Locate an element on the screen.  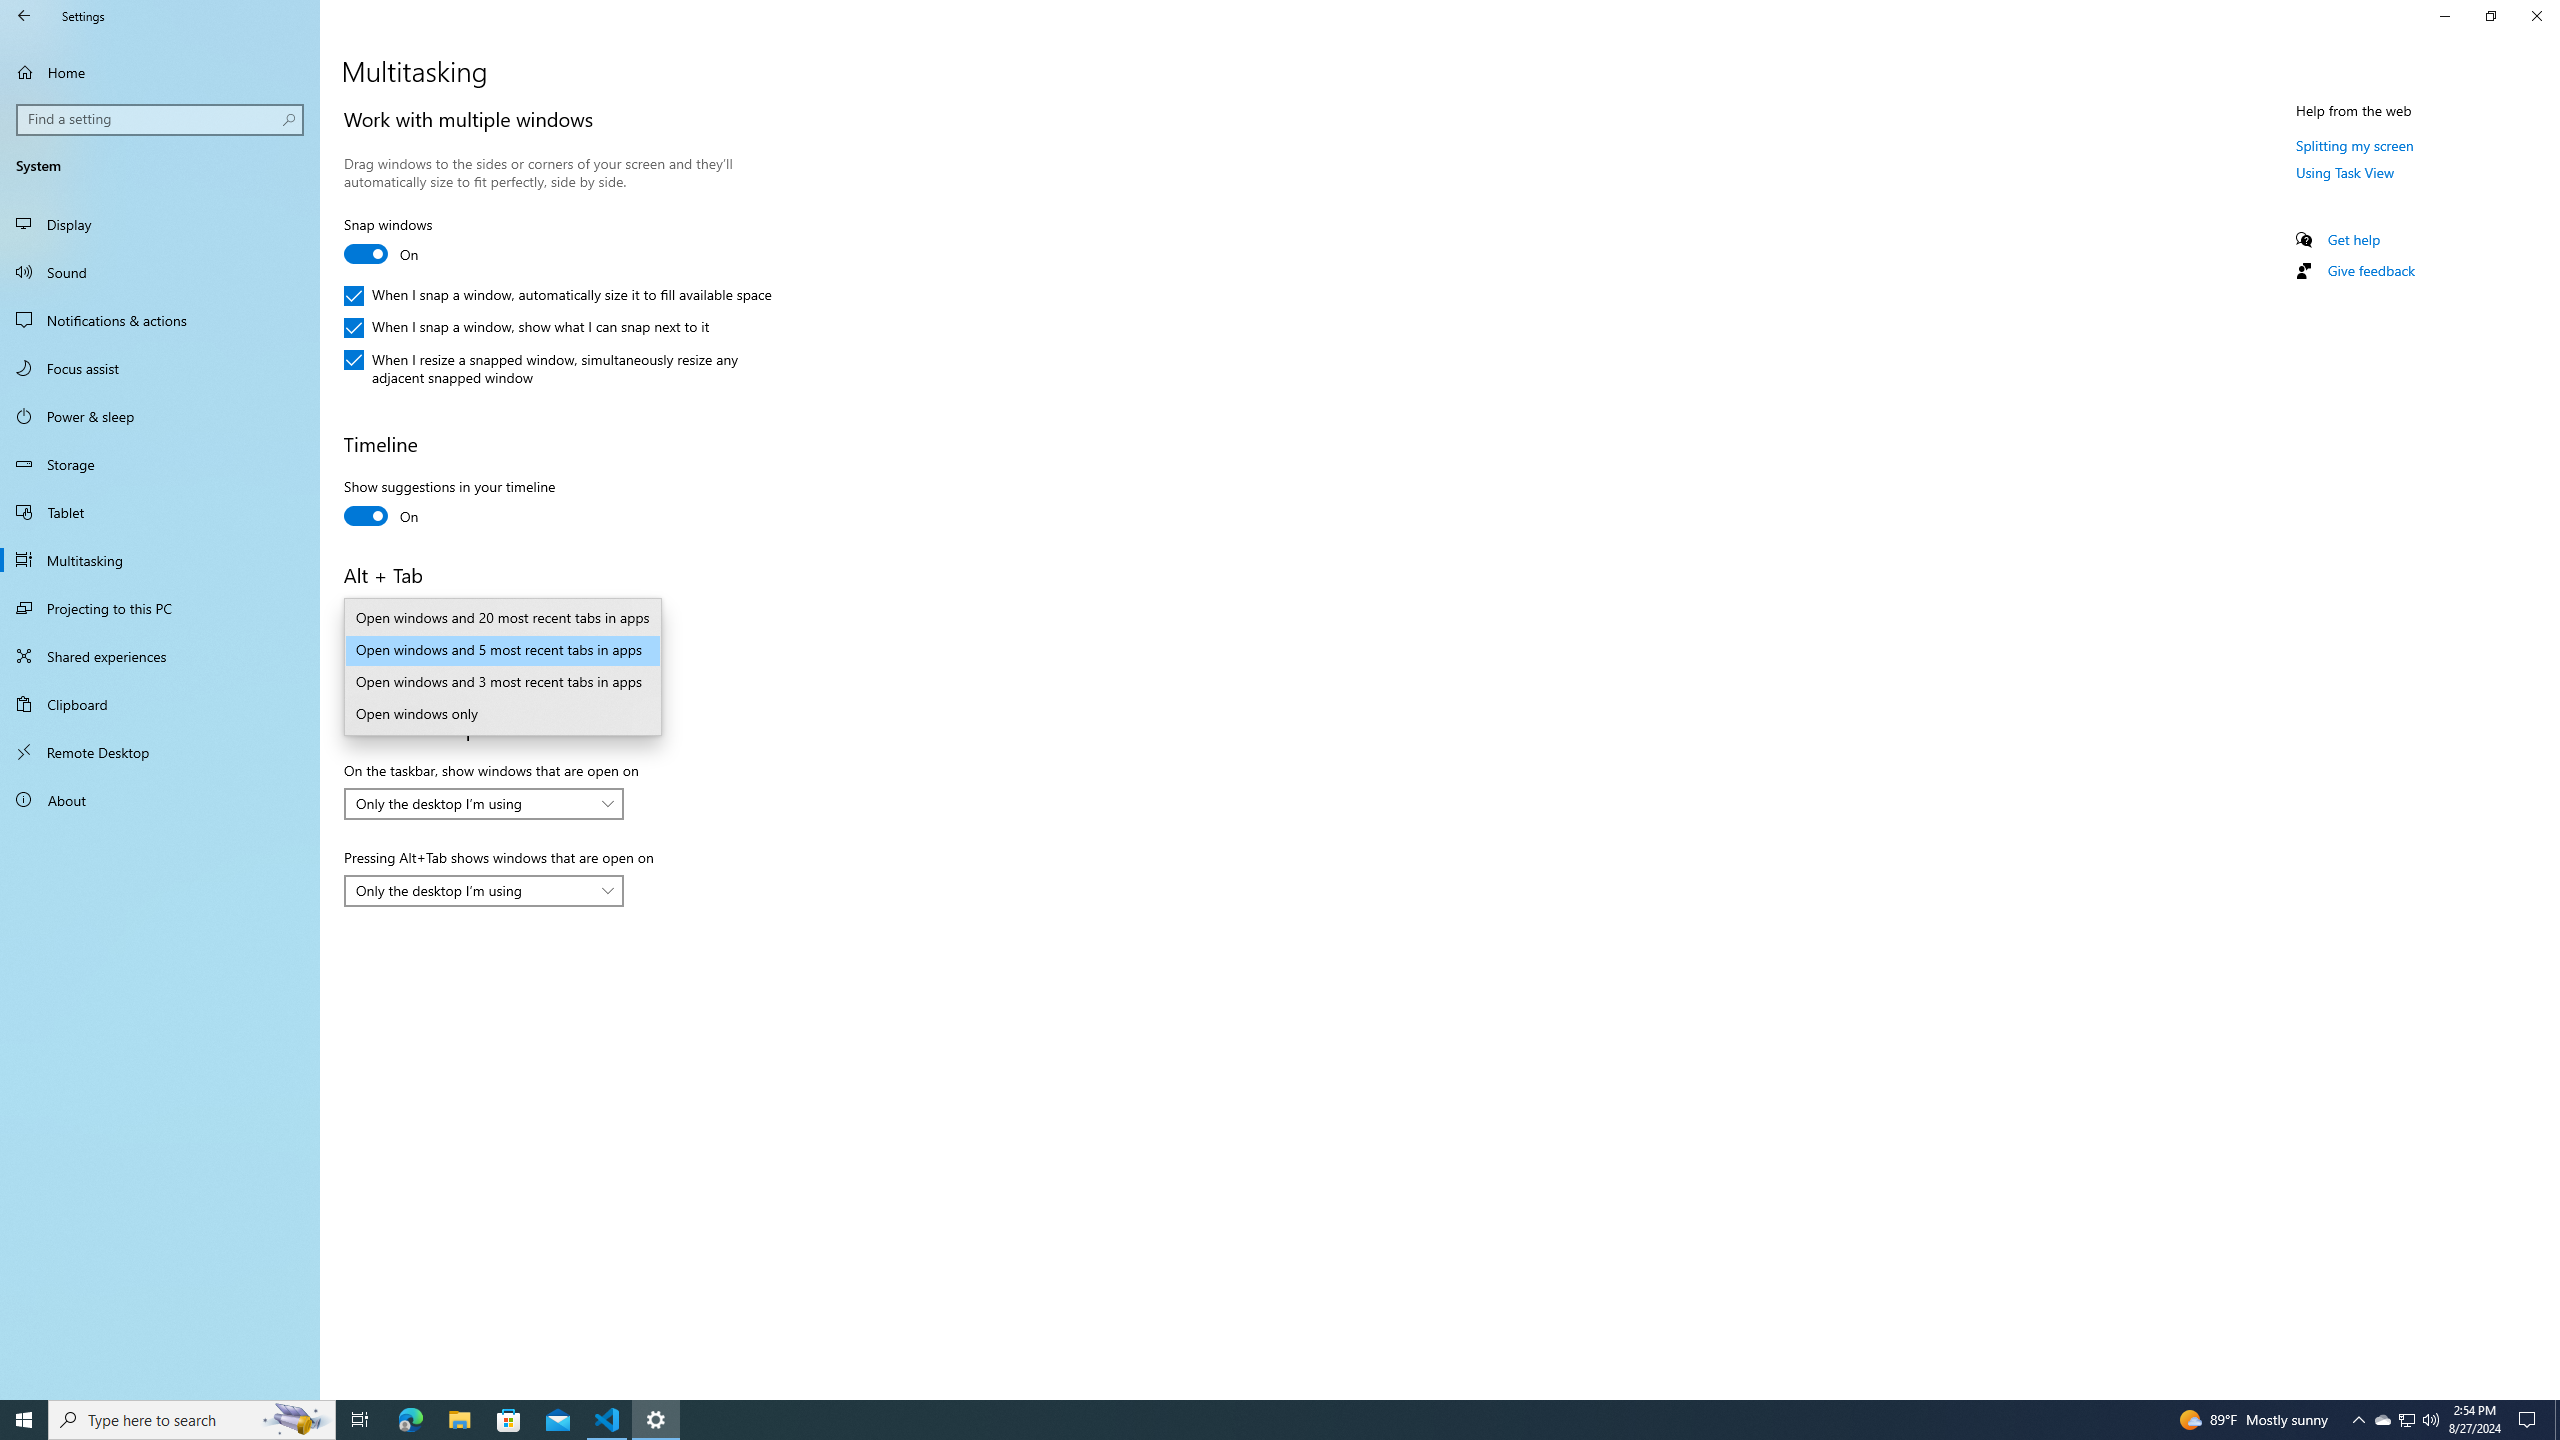
'About' is located at coordinates (159, 798).